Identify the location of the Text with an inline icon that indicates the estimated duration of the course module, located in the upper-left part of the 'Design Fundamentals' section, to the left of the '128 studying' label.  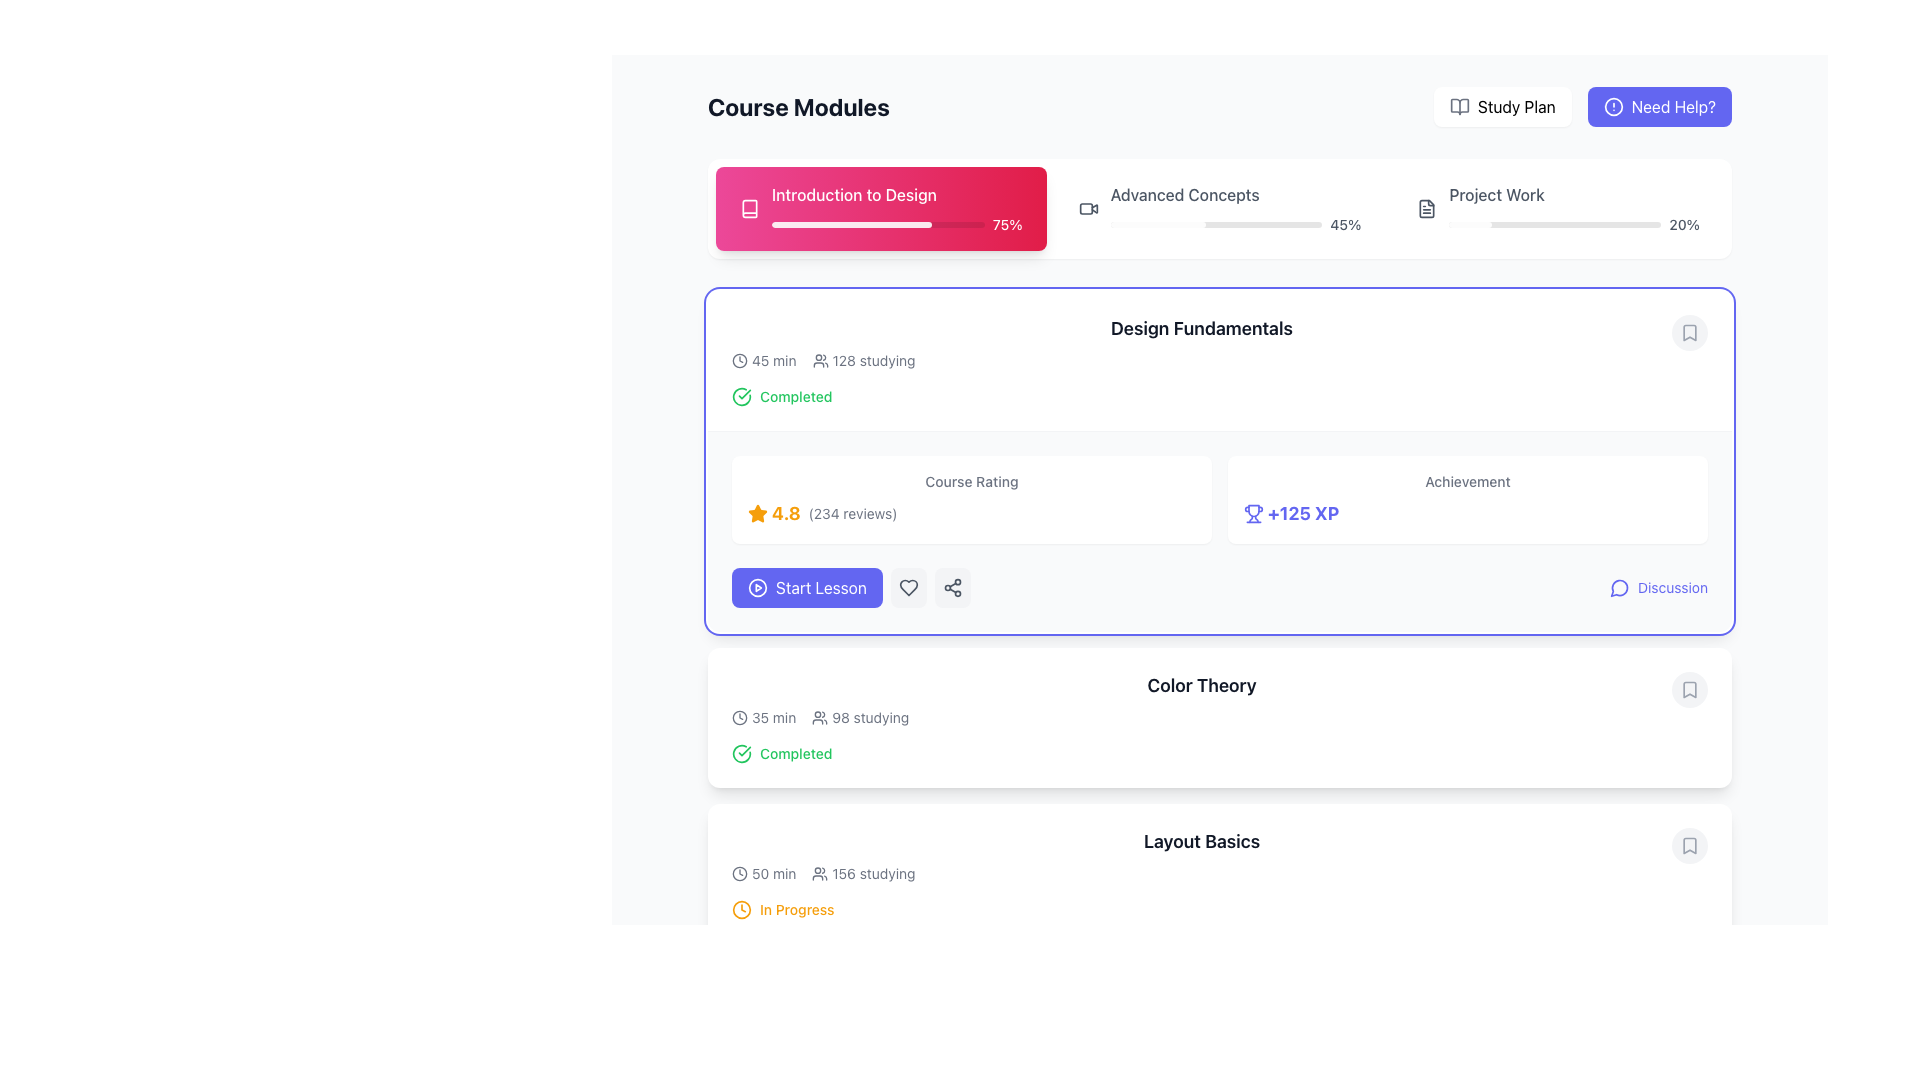
(763, 361).